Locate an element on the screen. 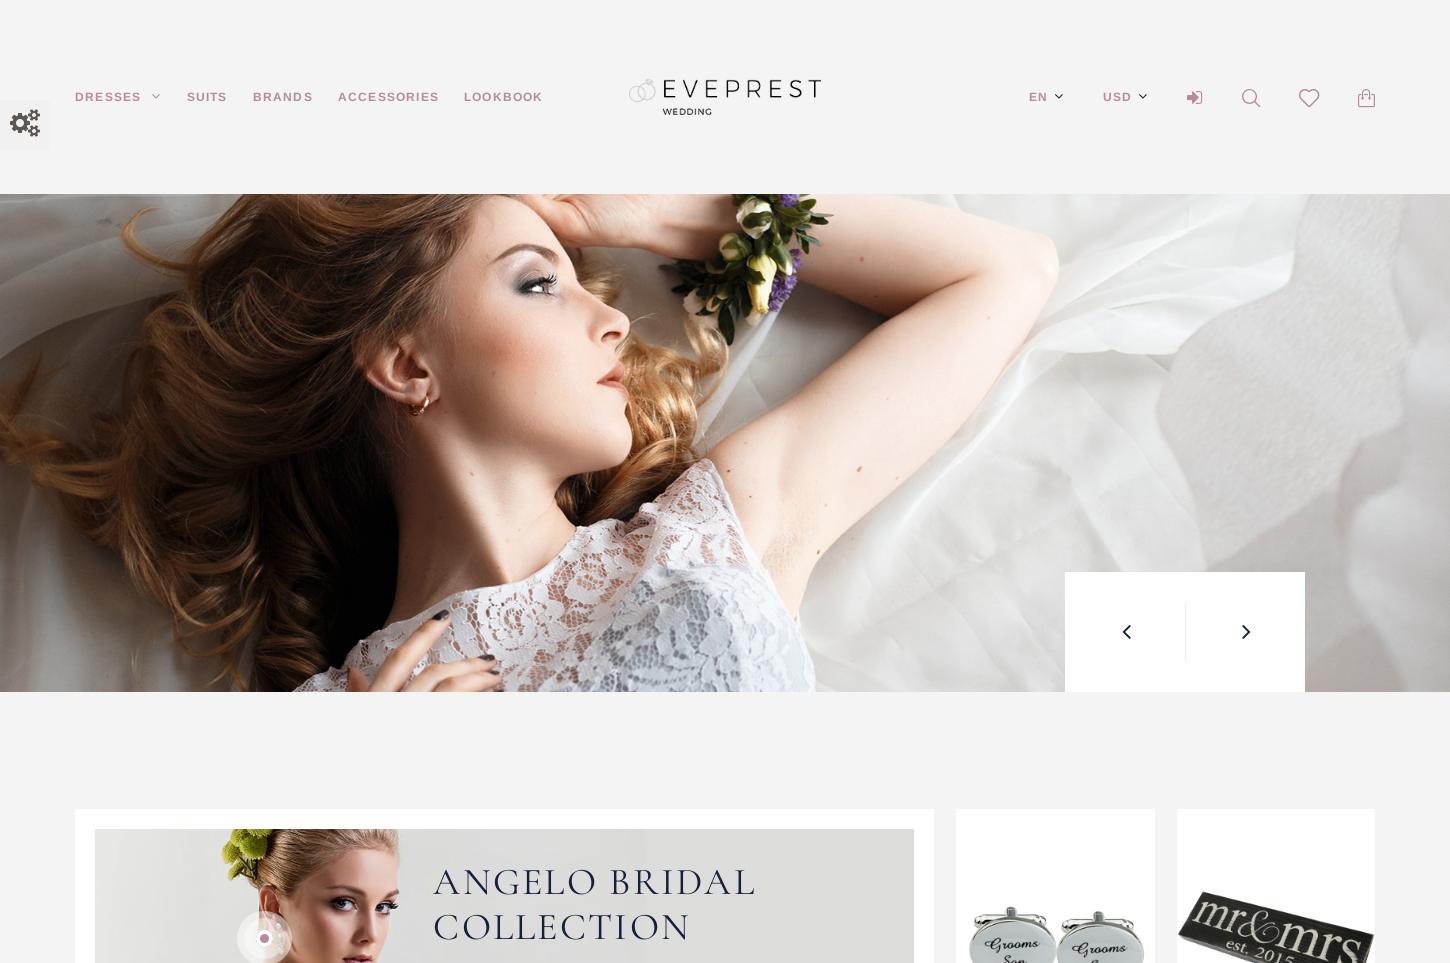 The image size is (1450, 963). 'Brands' is located at coordinates (282, 95).